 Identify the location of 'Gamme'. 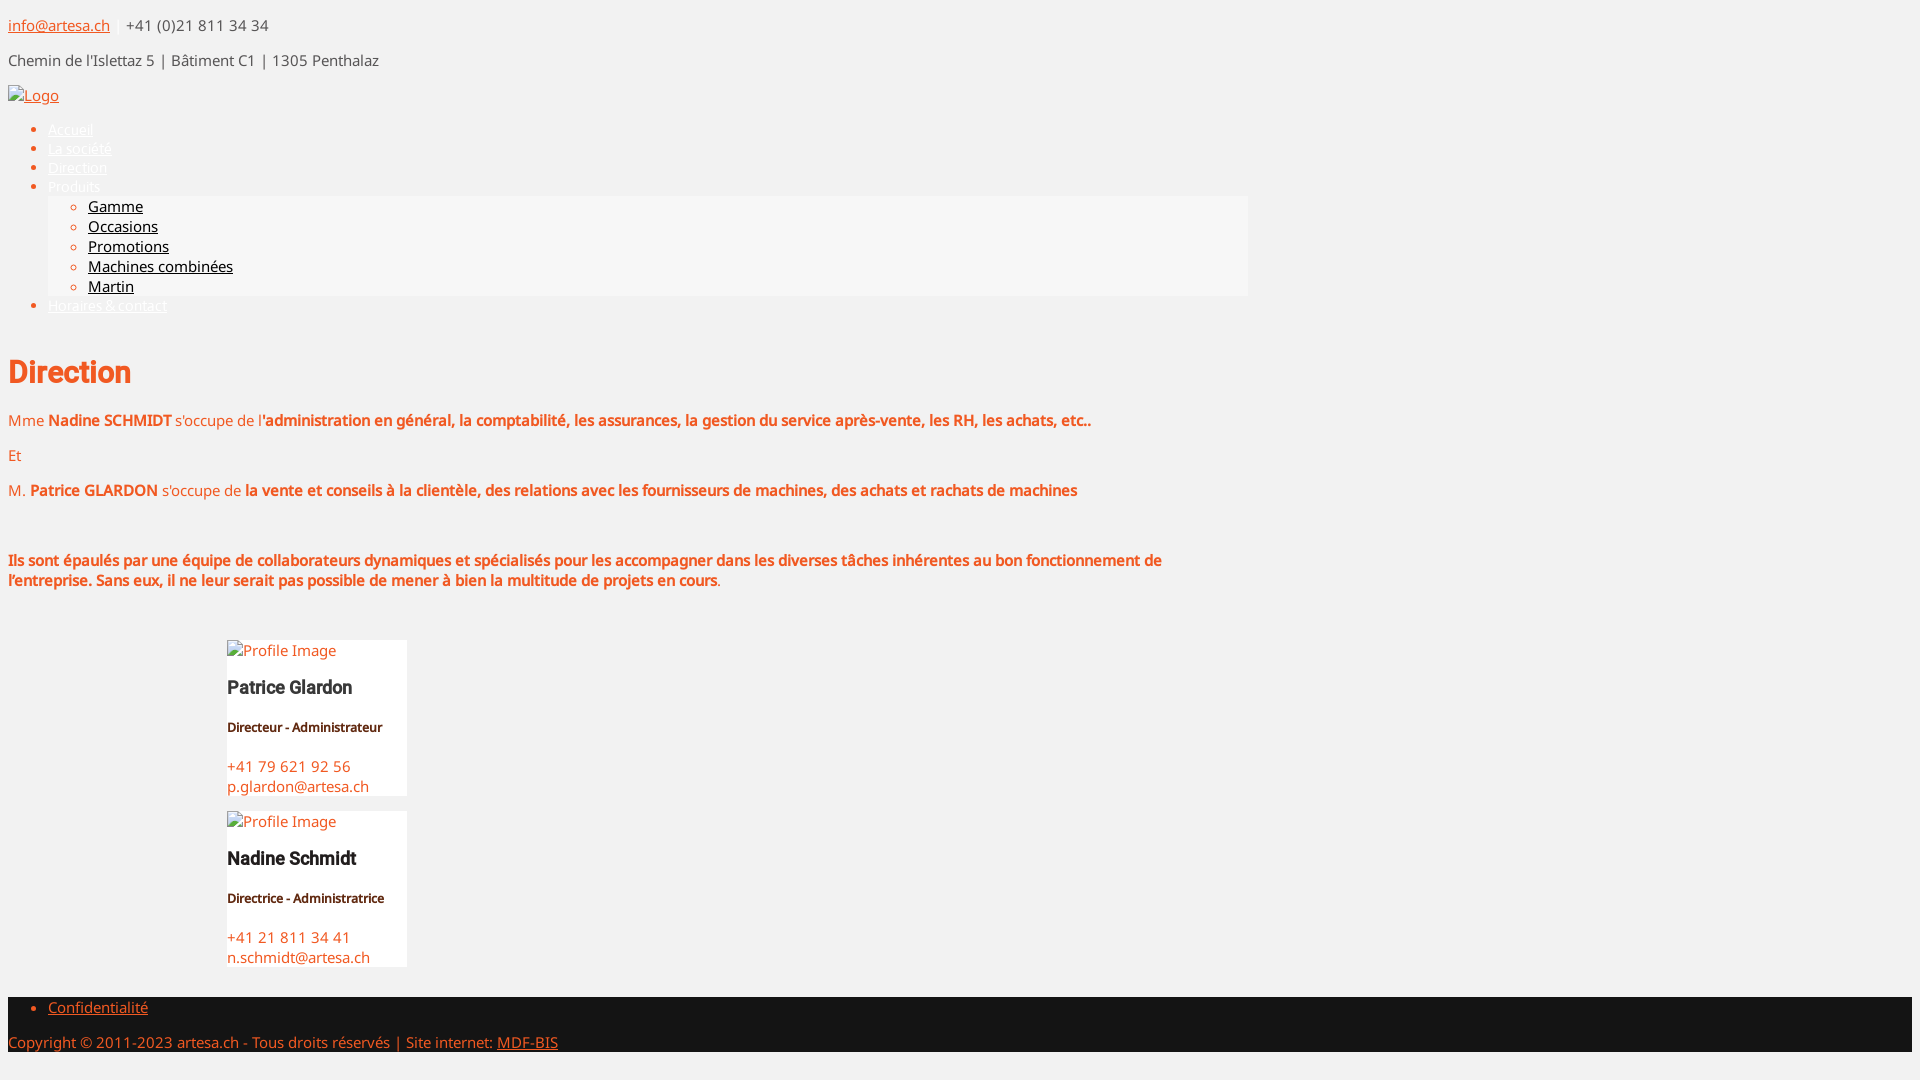
(114, 205).